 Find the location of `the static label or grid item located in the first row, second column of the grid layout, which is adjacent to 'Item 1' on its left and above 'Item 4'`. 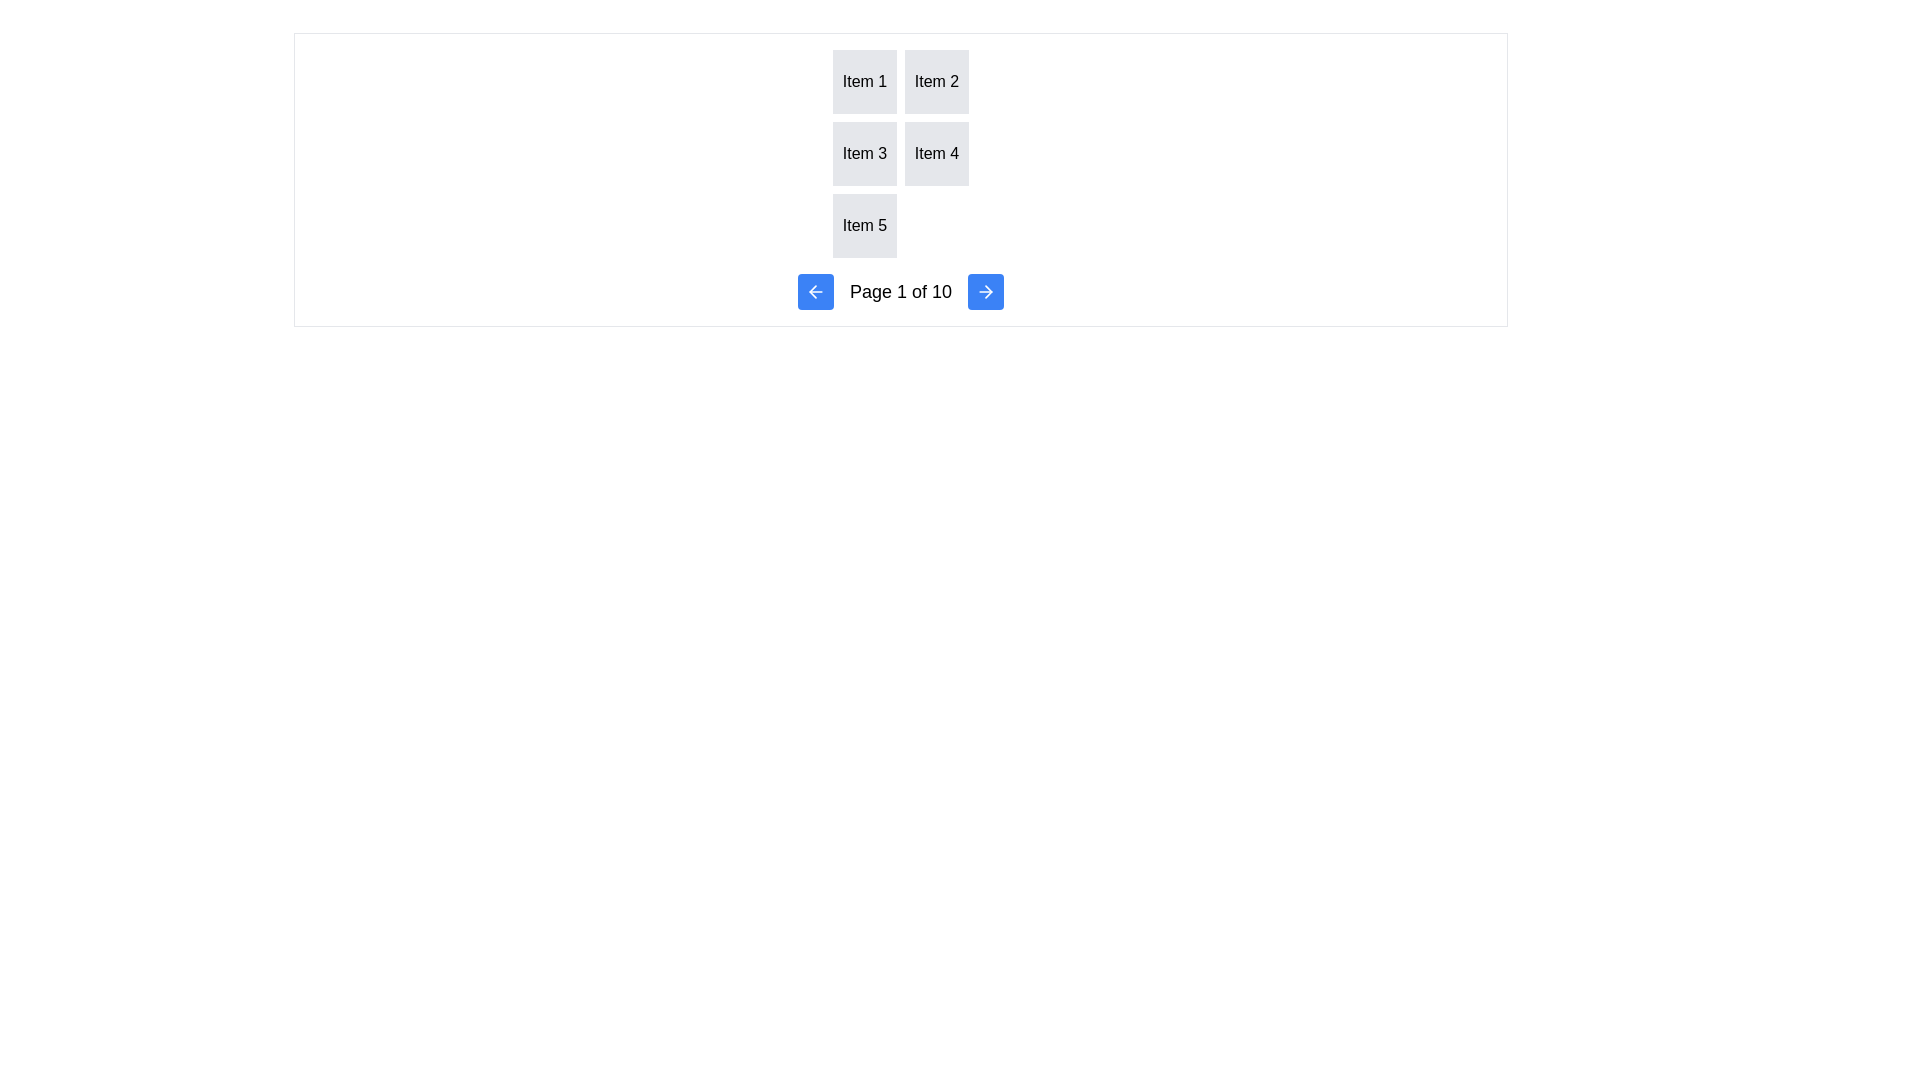

the static label or grid item located in the first row, second column of the grid layout, which is adjacent to 'Item 1' on its left and above 'Item 4' is located at coordinates (935, 80).